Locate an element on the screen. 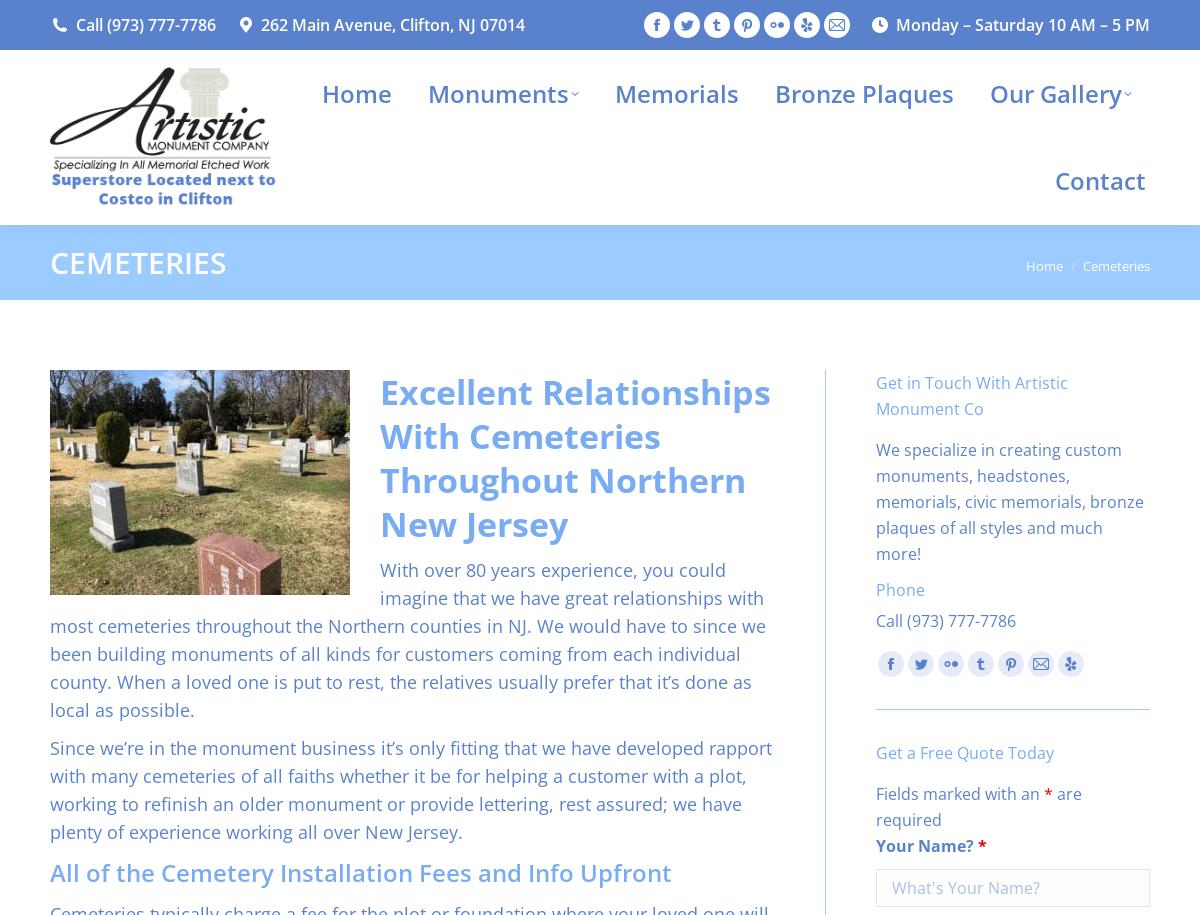  'All of the Cemetery Installation Fees and Info Upfront' is located at coordinates (360, 871).